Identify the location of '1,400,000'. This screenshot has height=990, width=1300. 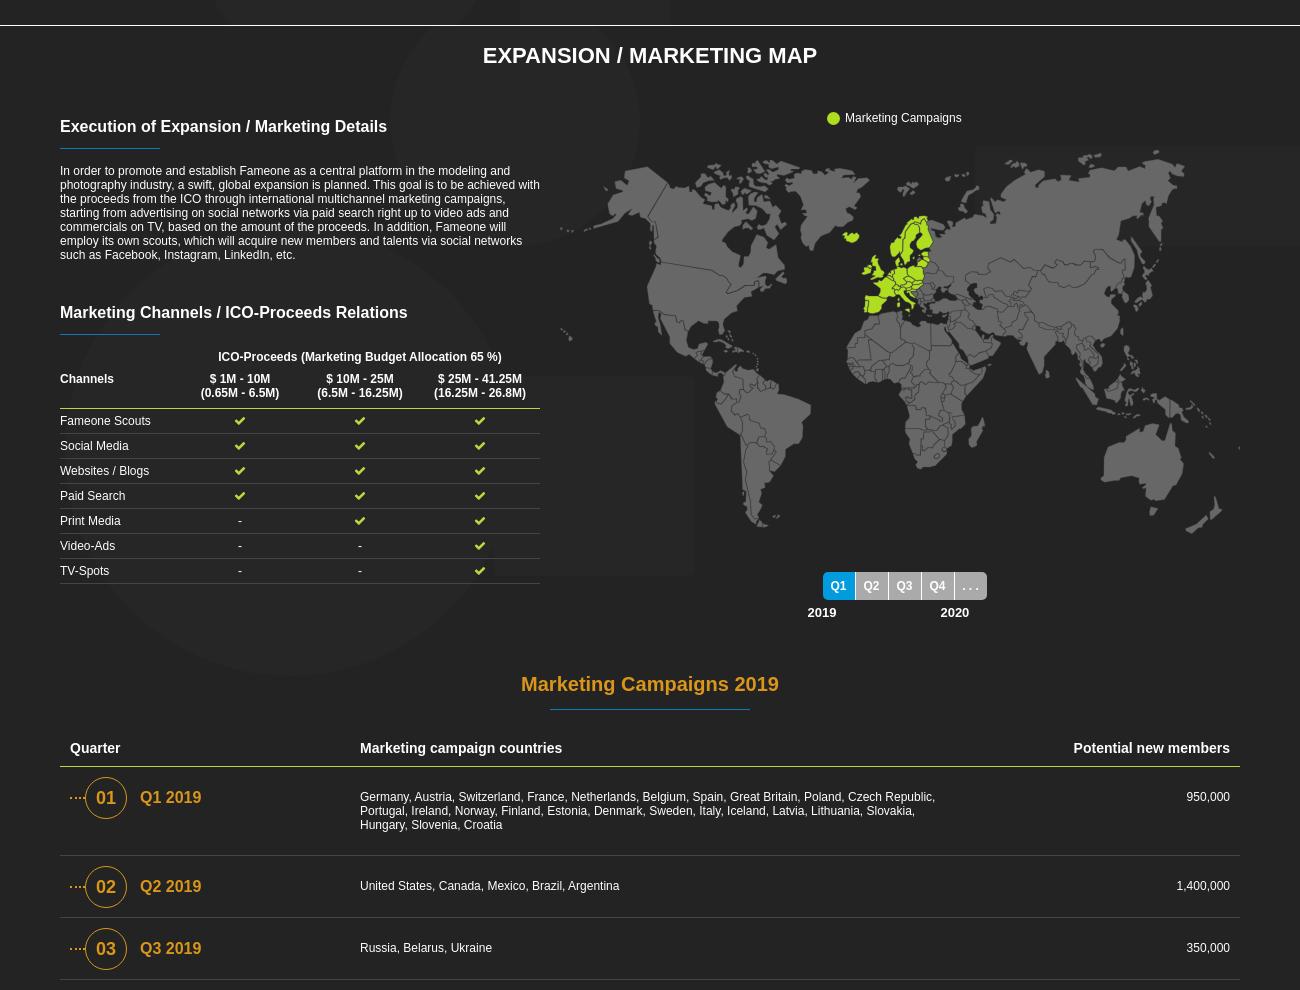
(1202, 885).